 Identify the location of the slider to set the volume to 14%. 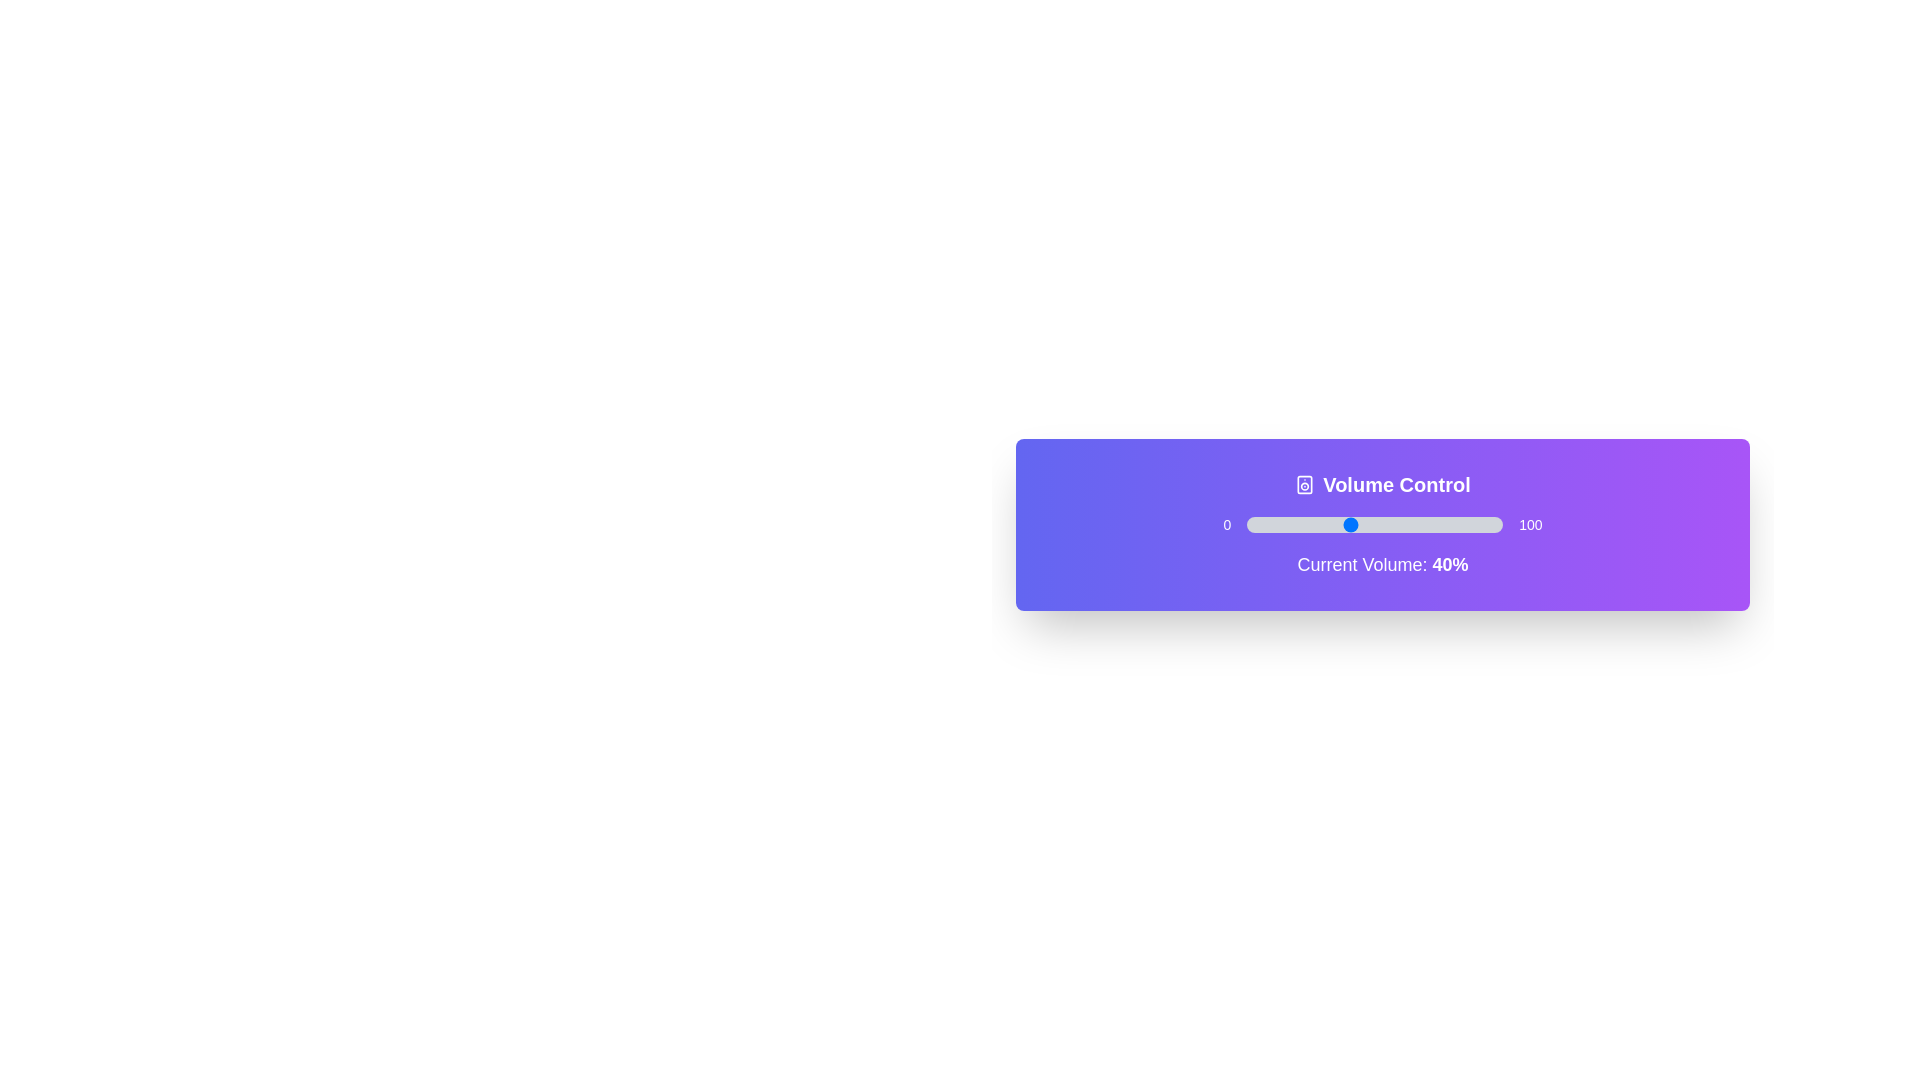
(1282, 523).